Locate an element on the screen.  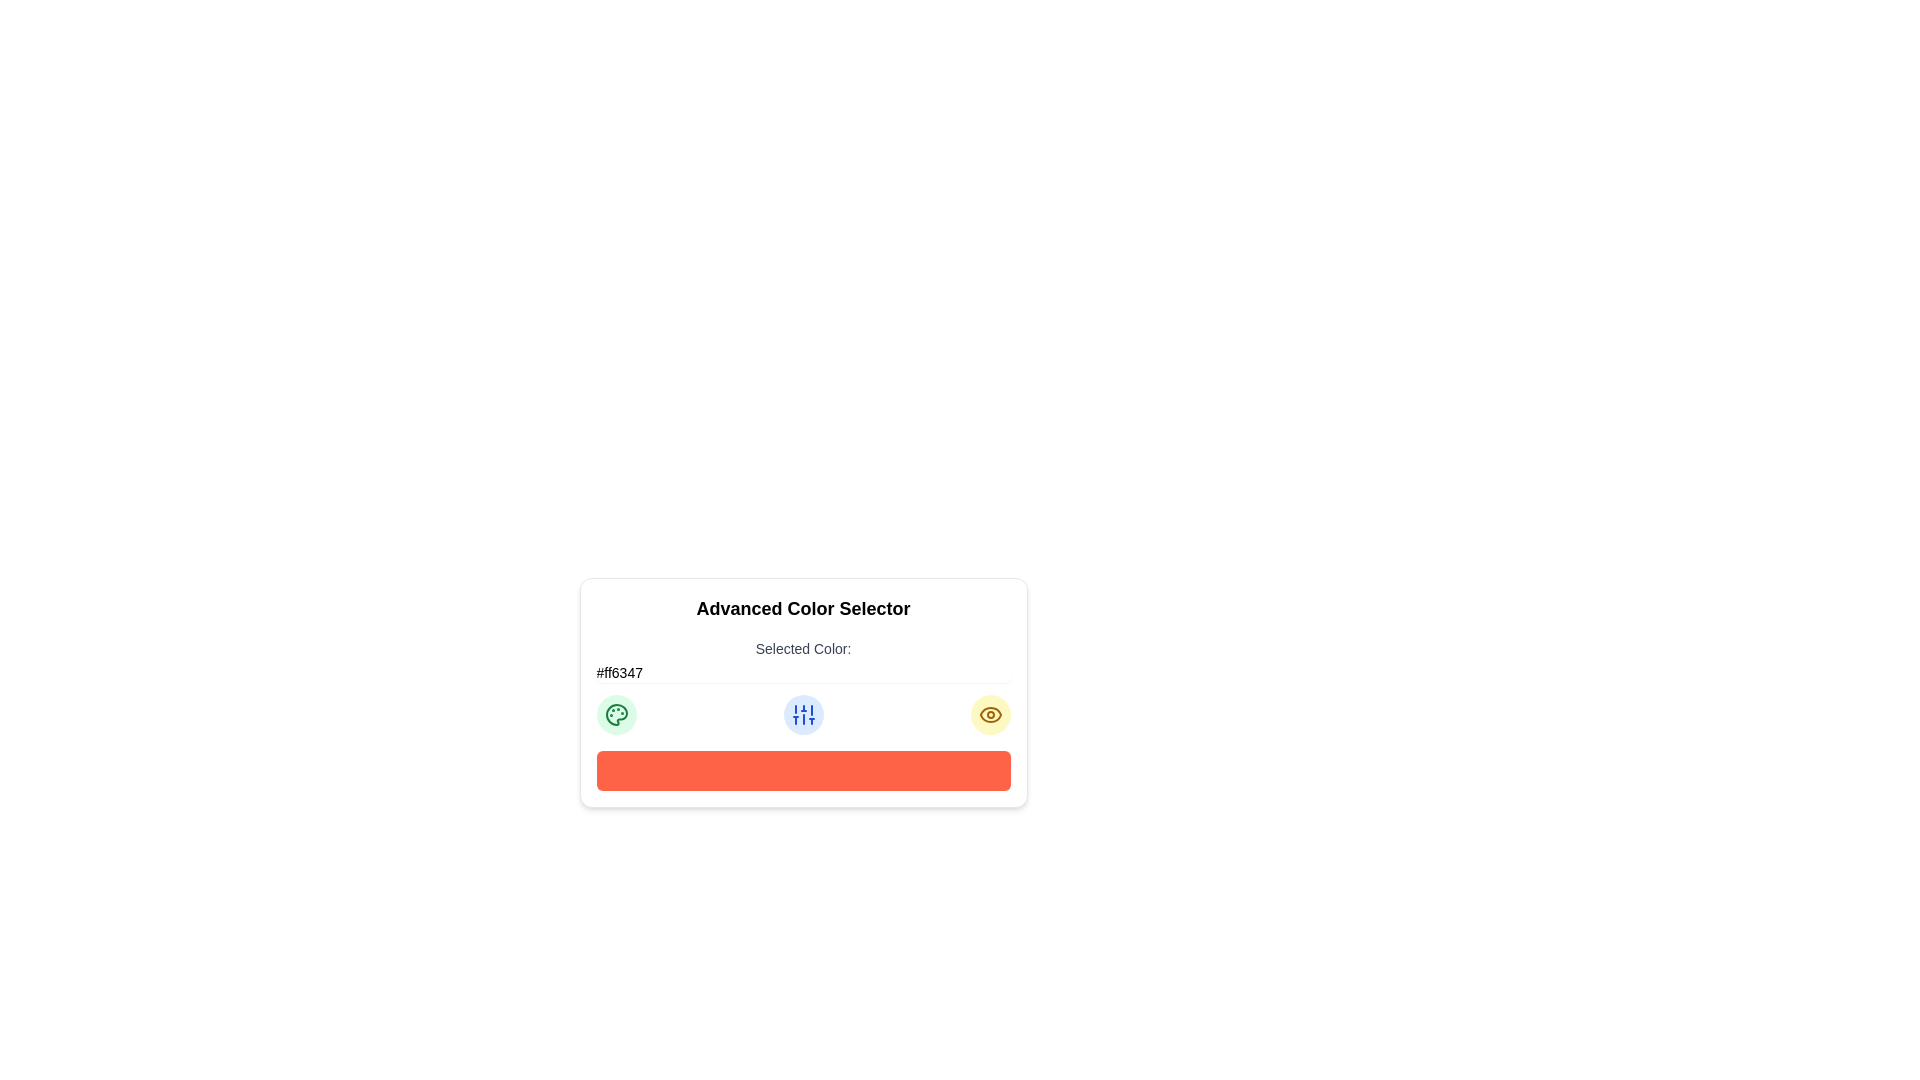
the color selection button, which is a circular button located at the top-left of three inline icons in the lower section of the 'Advanced Color Selector' UI card is located at coordinates (615, 713).